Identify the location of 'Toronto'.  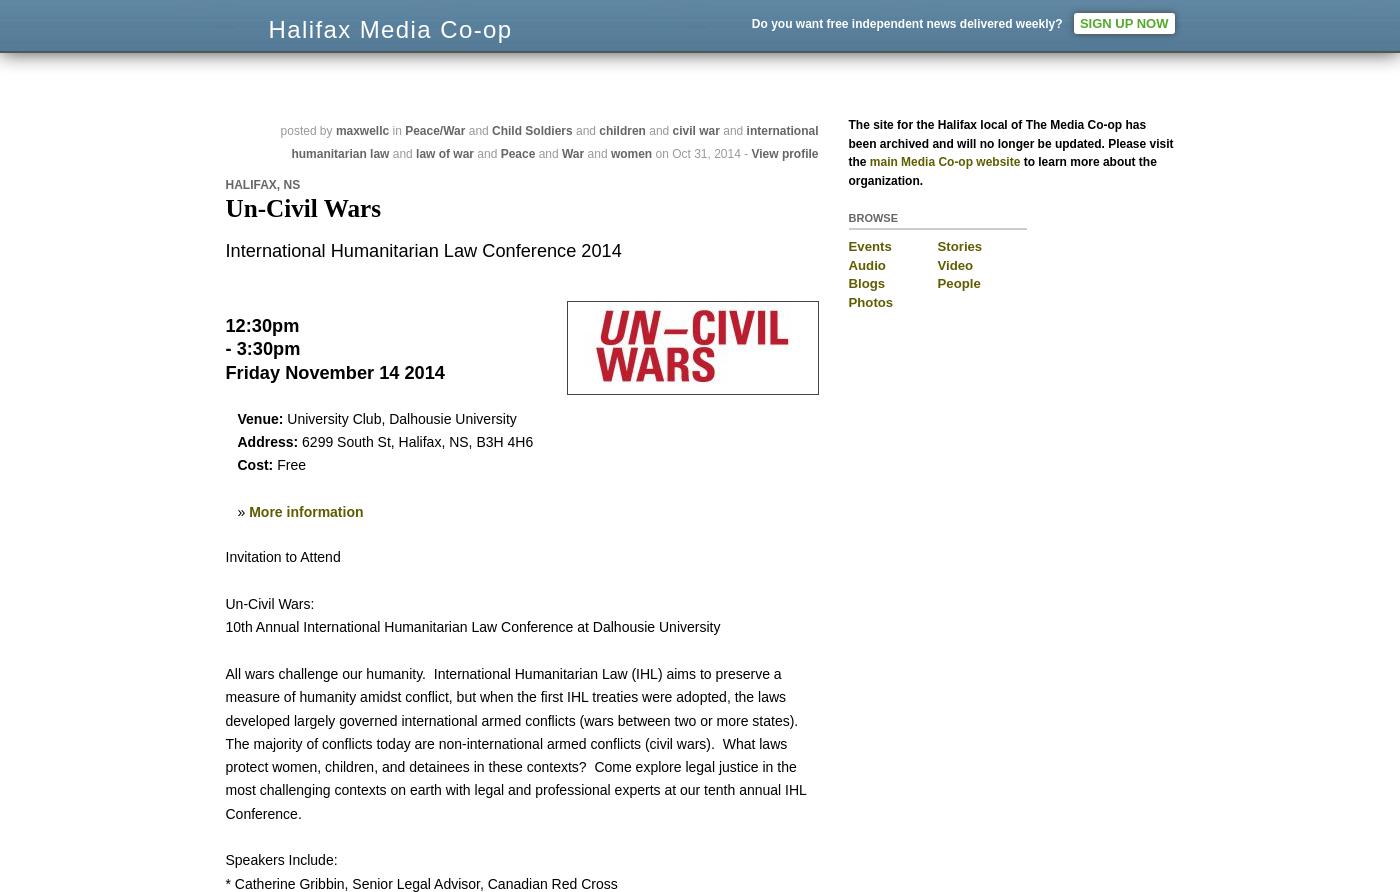
(1056, 32).